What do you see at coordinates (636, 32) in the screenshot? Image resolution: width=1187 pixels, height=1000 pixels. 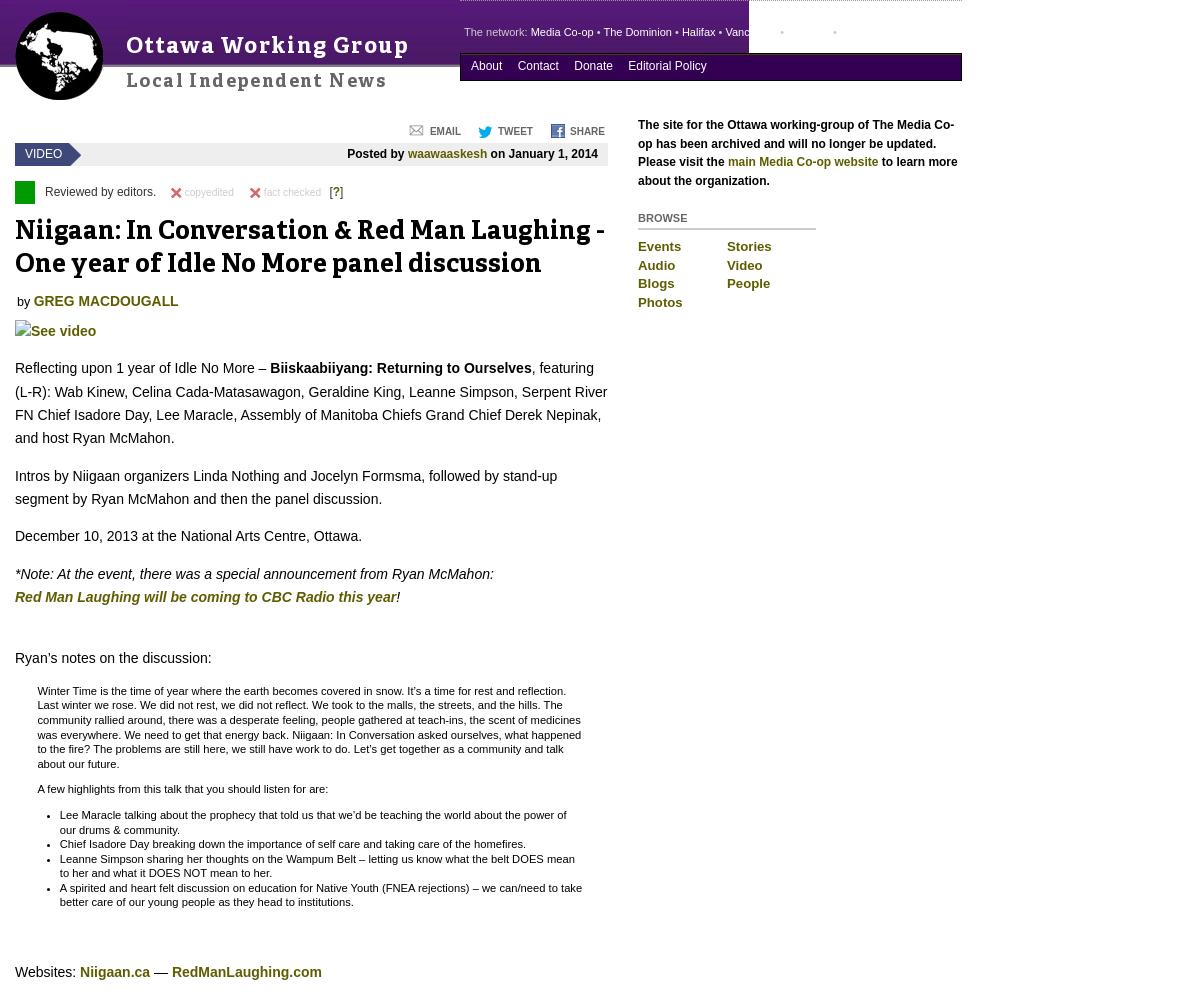 I see `'The Dominion'` at bounding box center [636, 32].